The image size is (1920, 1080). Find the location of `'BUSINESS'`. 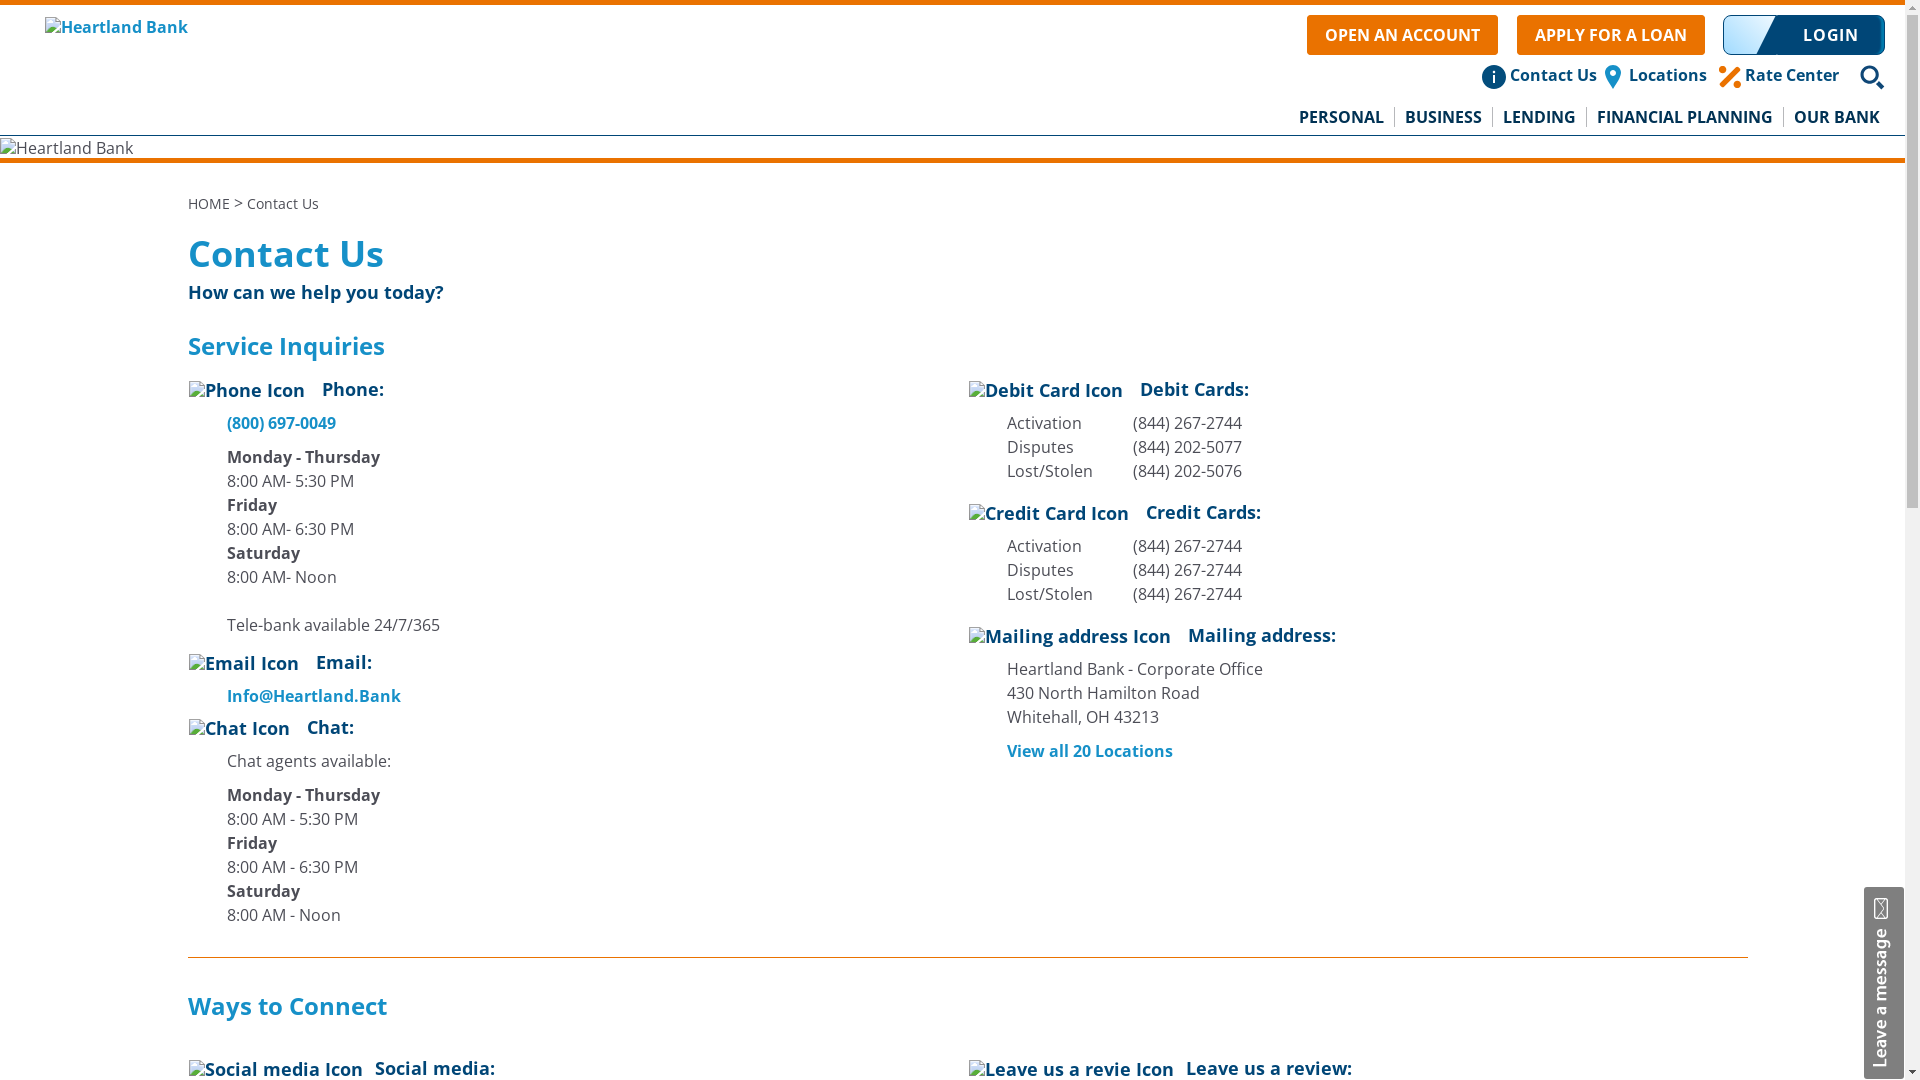

'BUSINESS' is located at coordinates (1444, 116).